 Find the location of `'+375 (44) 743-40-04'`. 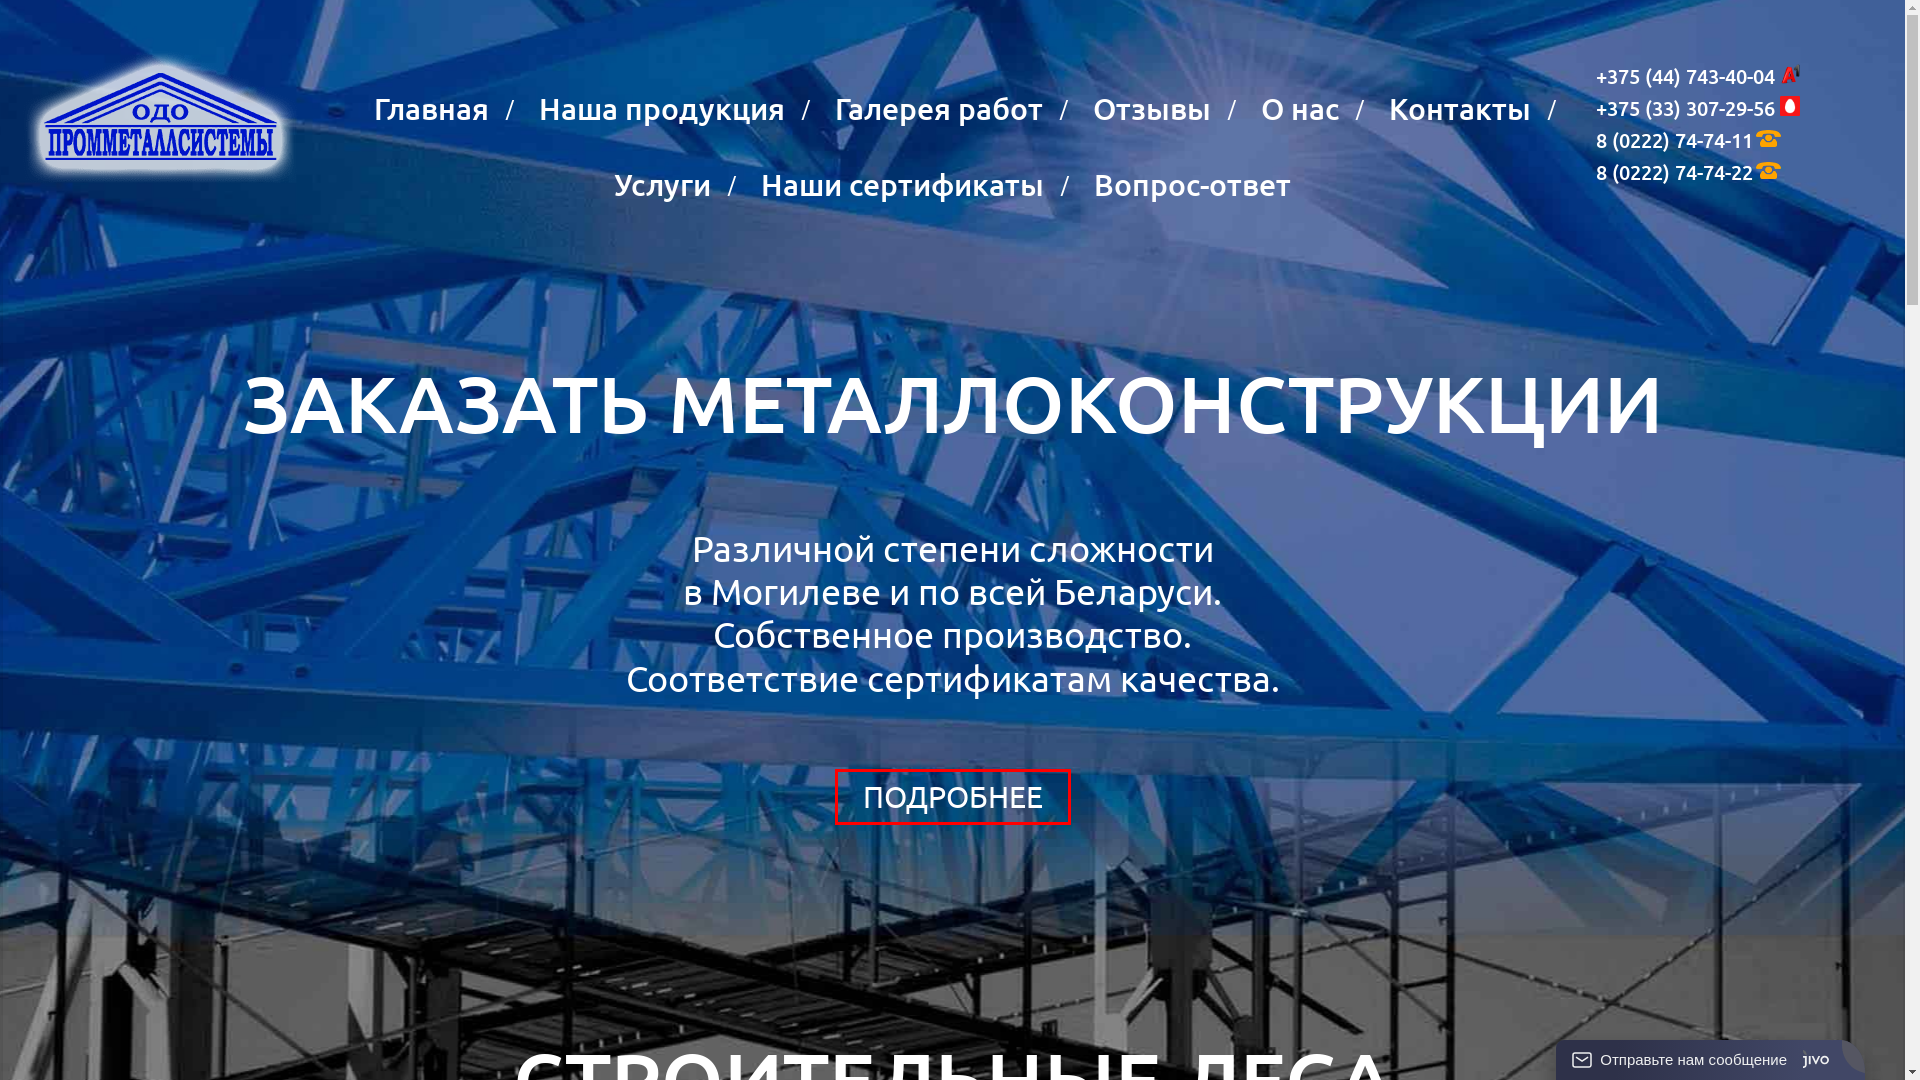

'+375 (44) 743-40-04' is located at coordinates (1684, 75).